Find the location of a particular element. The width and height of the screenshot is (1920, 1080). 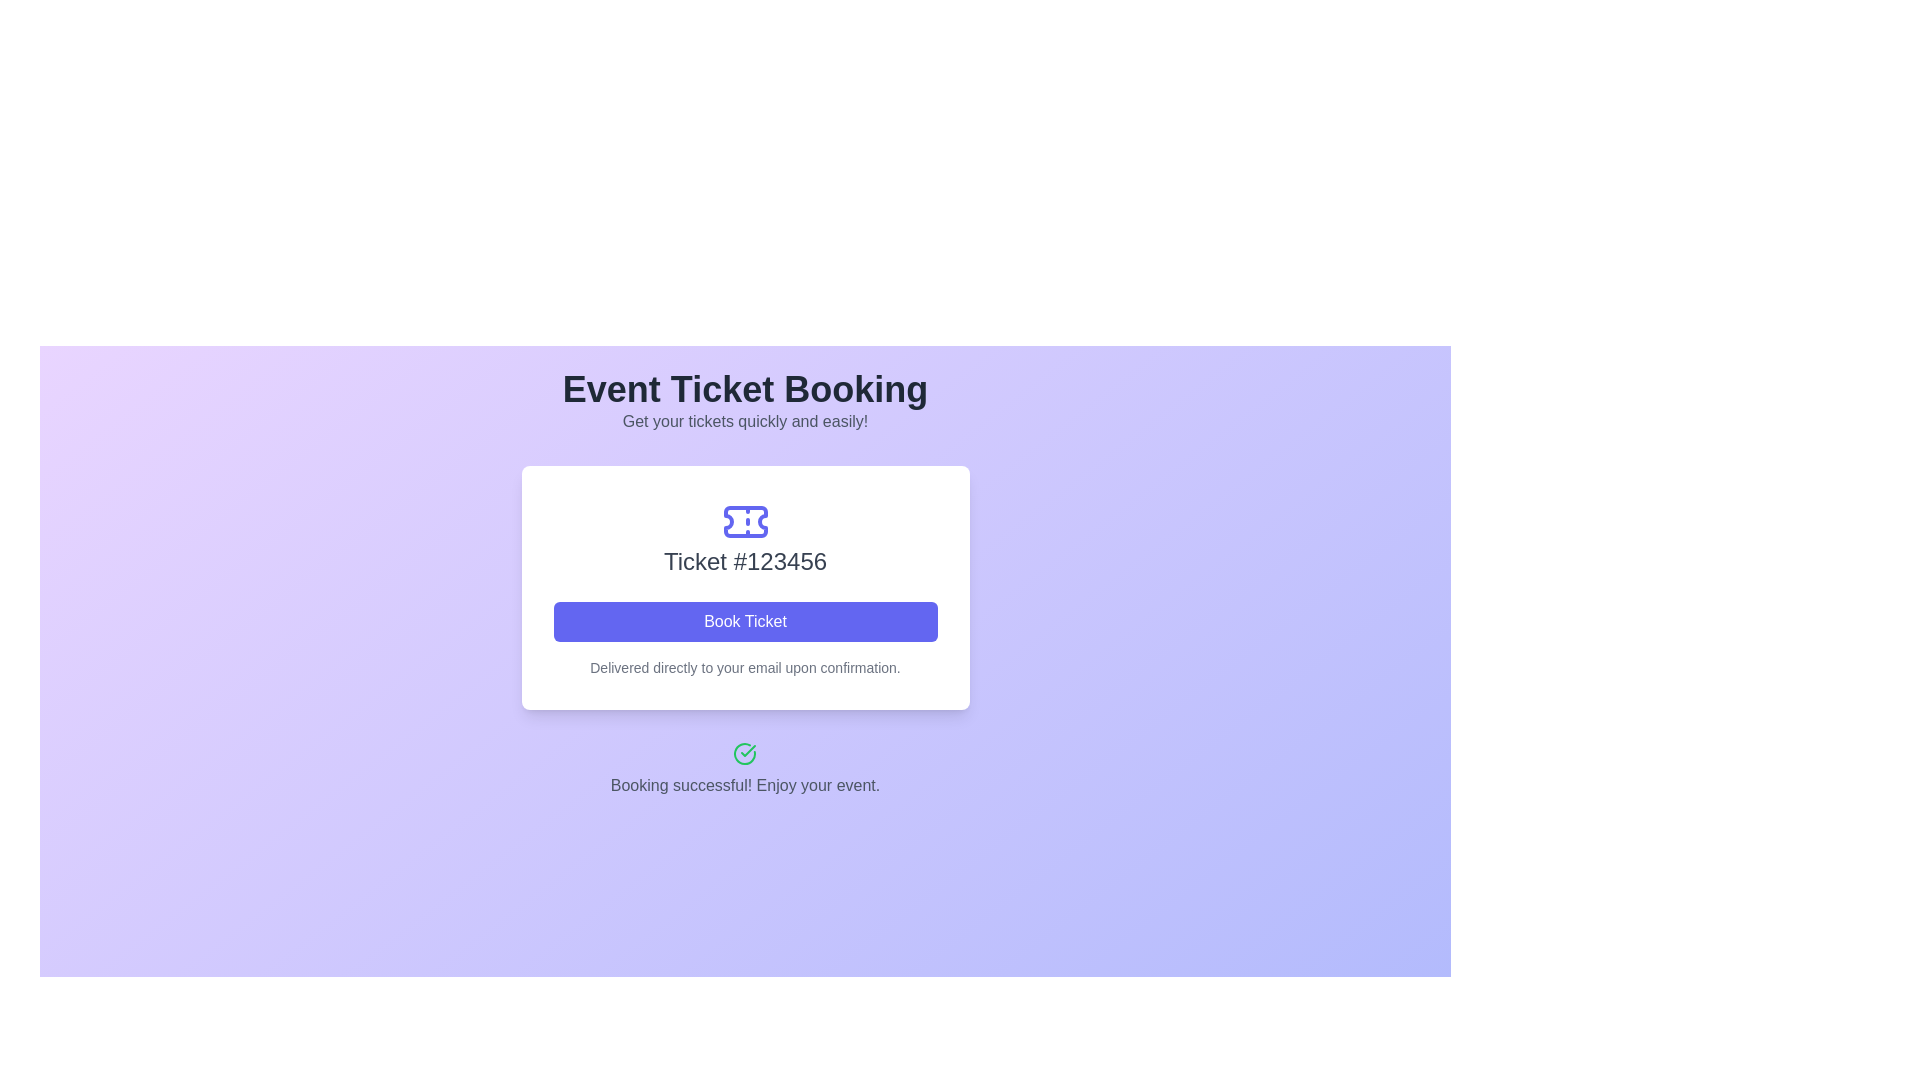

confirmation message text label located directly below the green checkmark icon, which informs the user of their successful booking is located at coordinates (744, 785).